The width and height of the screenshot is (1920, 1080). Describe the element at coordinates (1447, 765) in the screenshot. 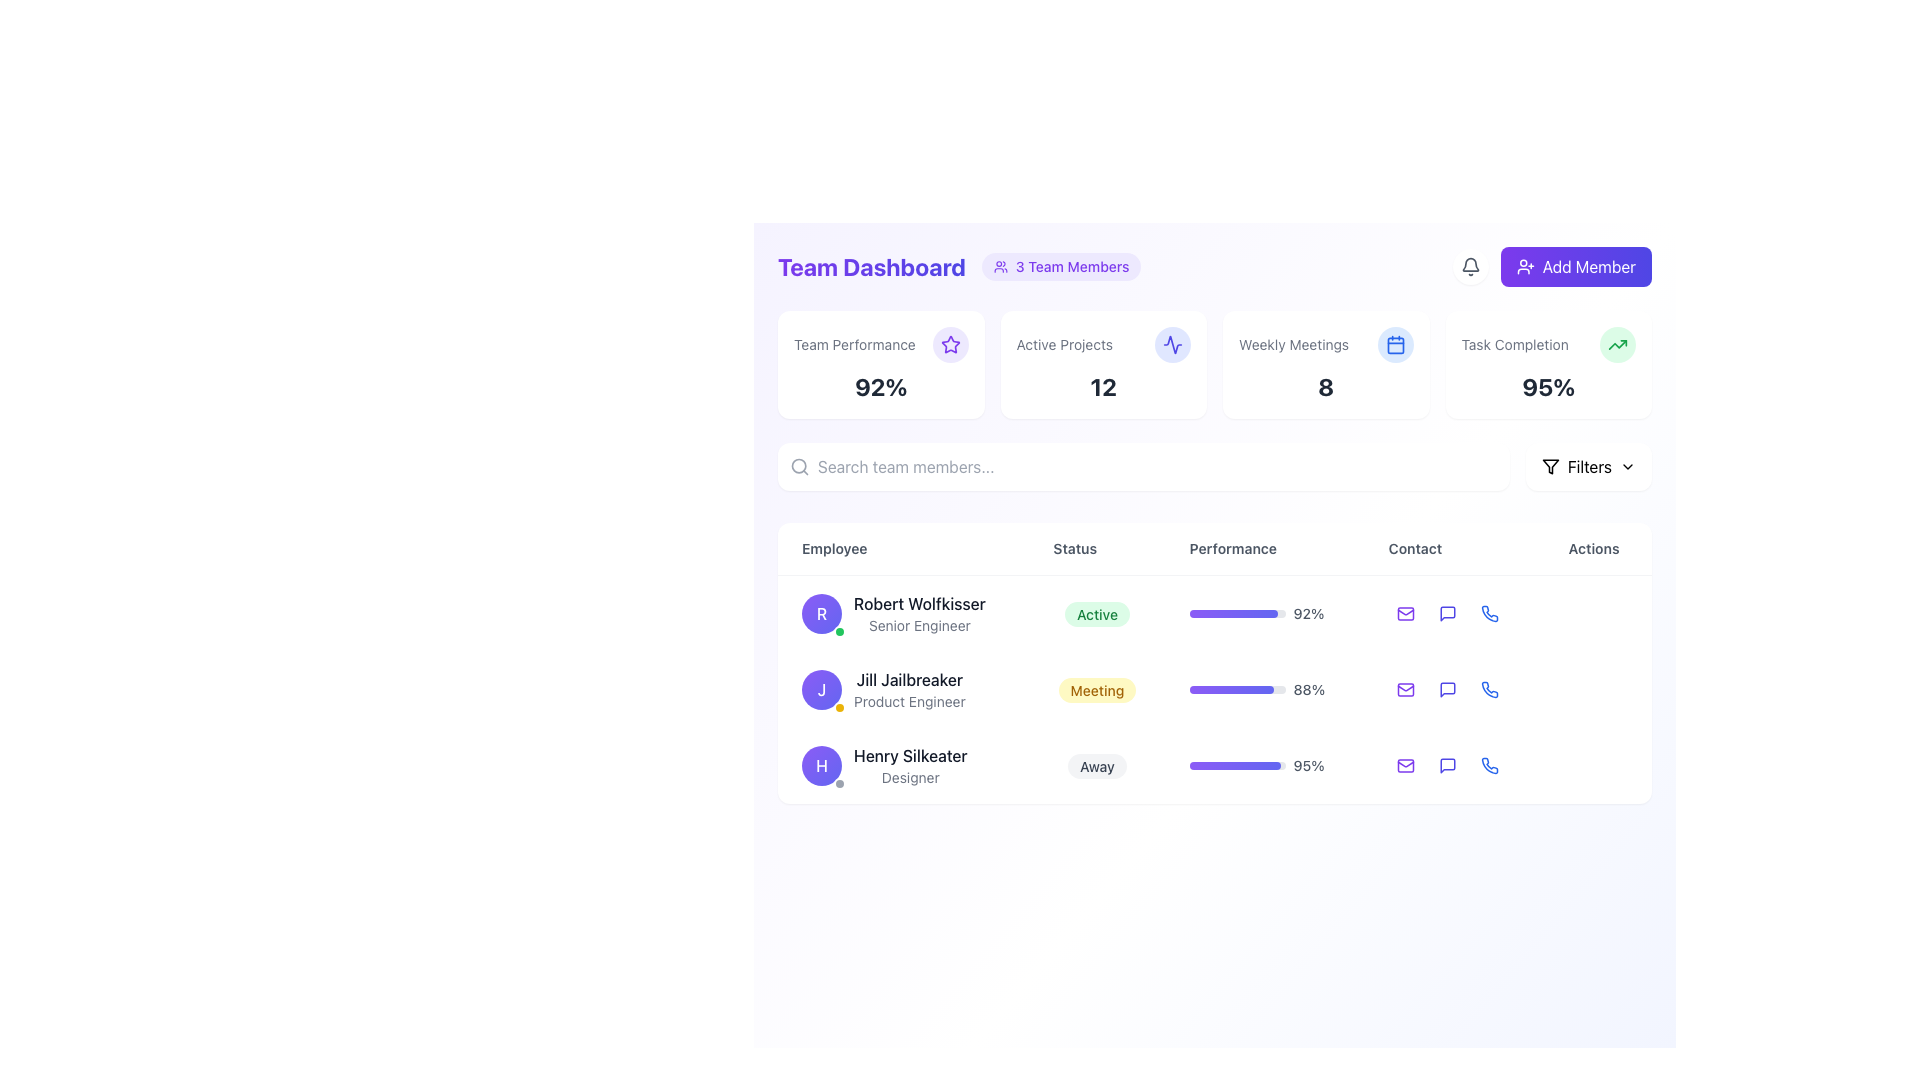

I see `the small, square-shaped button with a speech bubble icon in indigo color, located in the actions column of the third row, between the email icon button and the phone icon button, to observe a hover effect` at that location.